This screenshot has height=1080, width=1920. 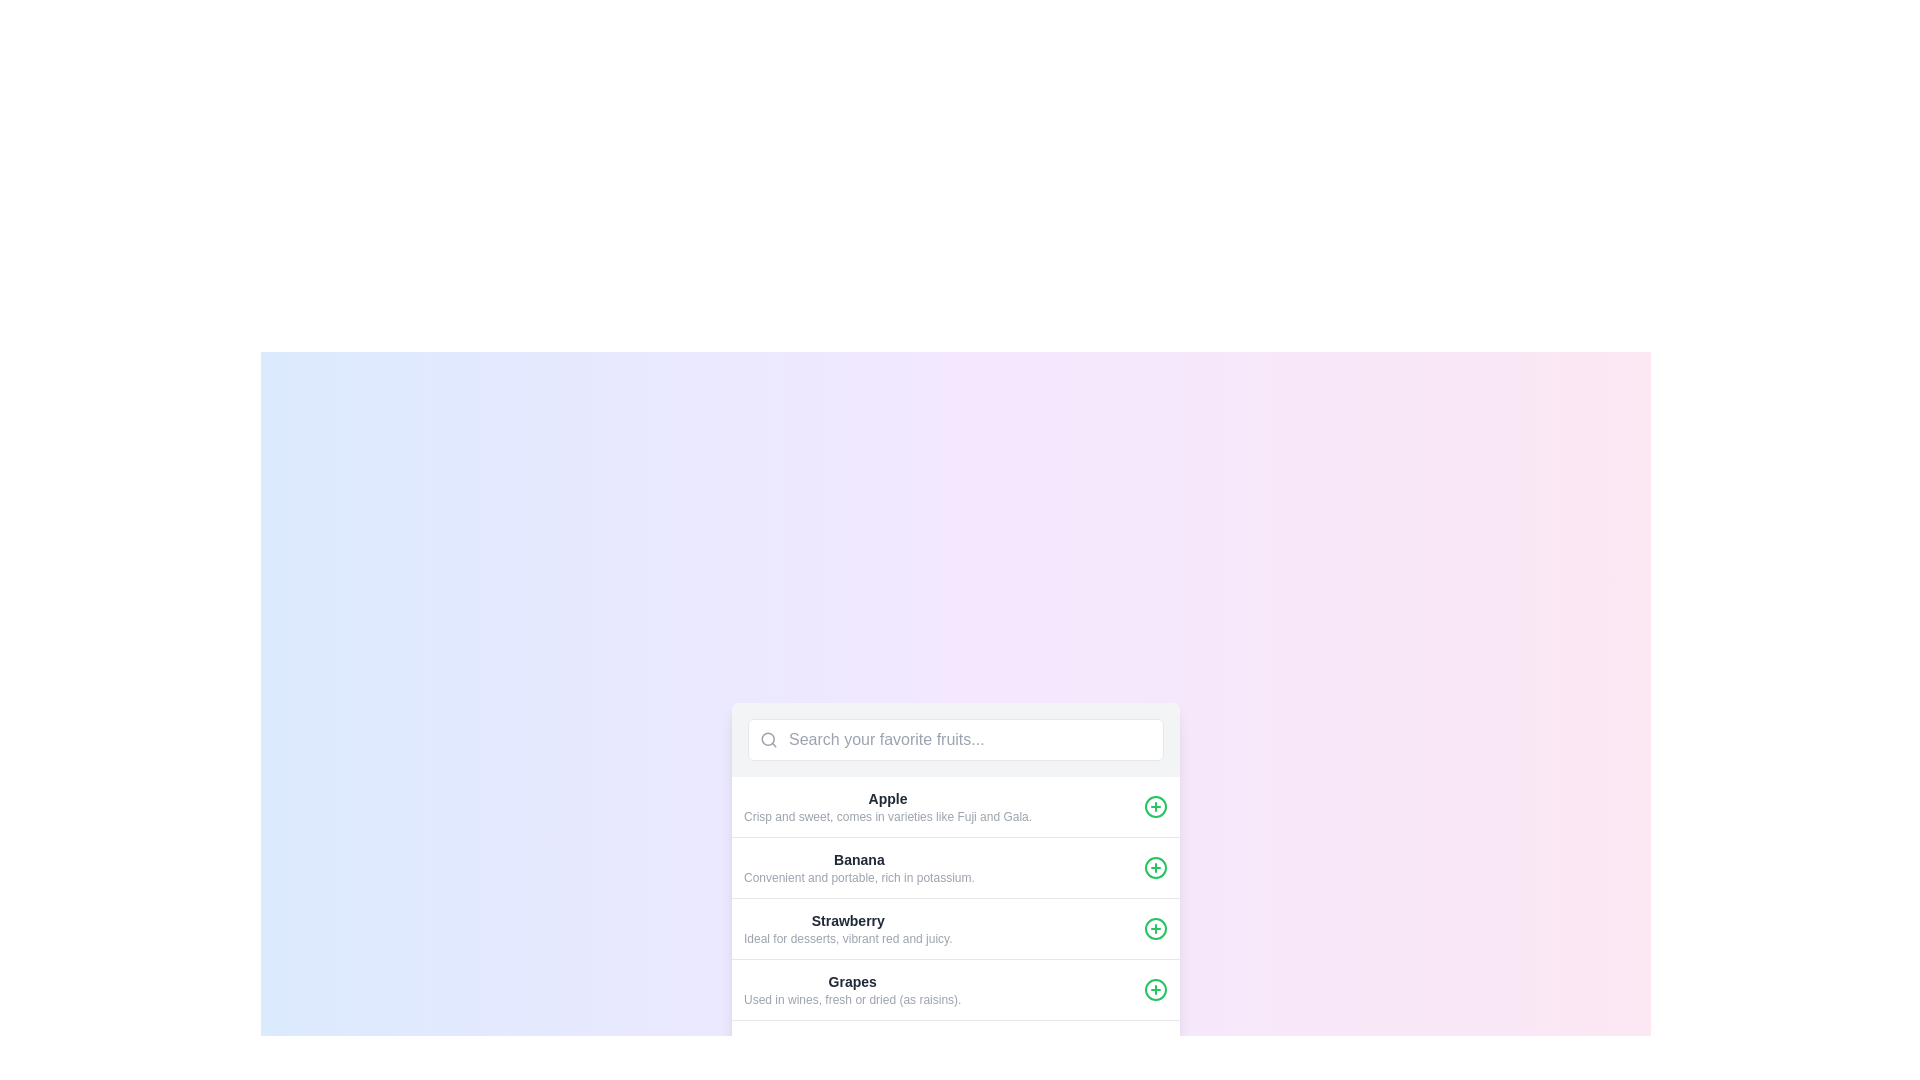 I want to click on the text display area that contains the bold text 'Grapes' and the smaller text 'Used in wines, fresh or dried (as raisins)', located within the fourth entry of a vertical list of items, so click(x=852, y=990).